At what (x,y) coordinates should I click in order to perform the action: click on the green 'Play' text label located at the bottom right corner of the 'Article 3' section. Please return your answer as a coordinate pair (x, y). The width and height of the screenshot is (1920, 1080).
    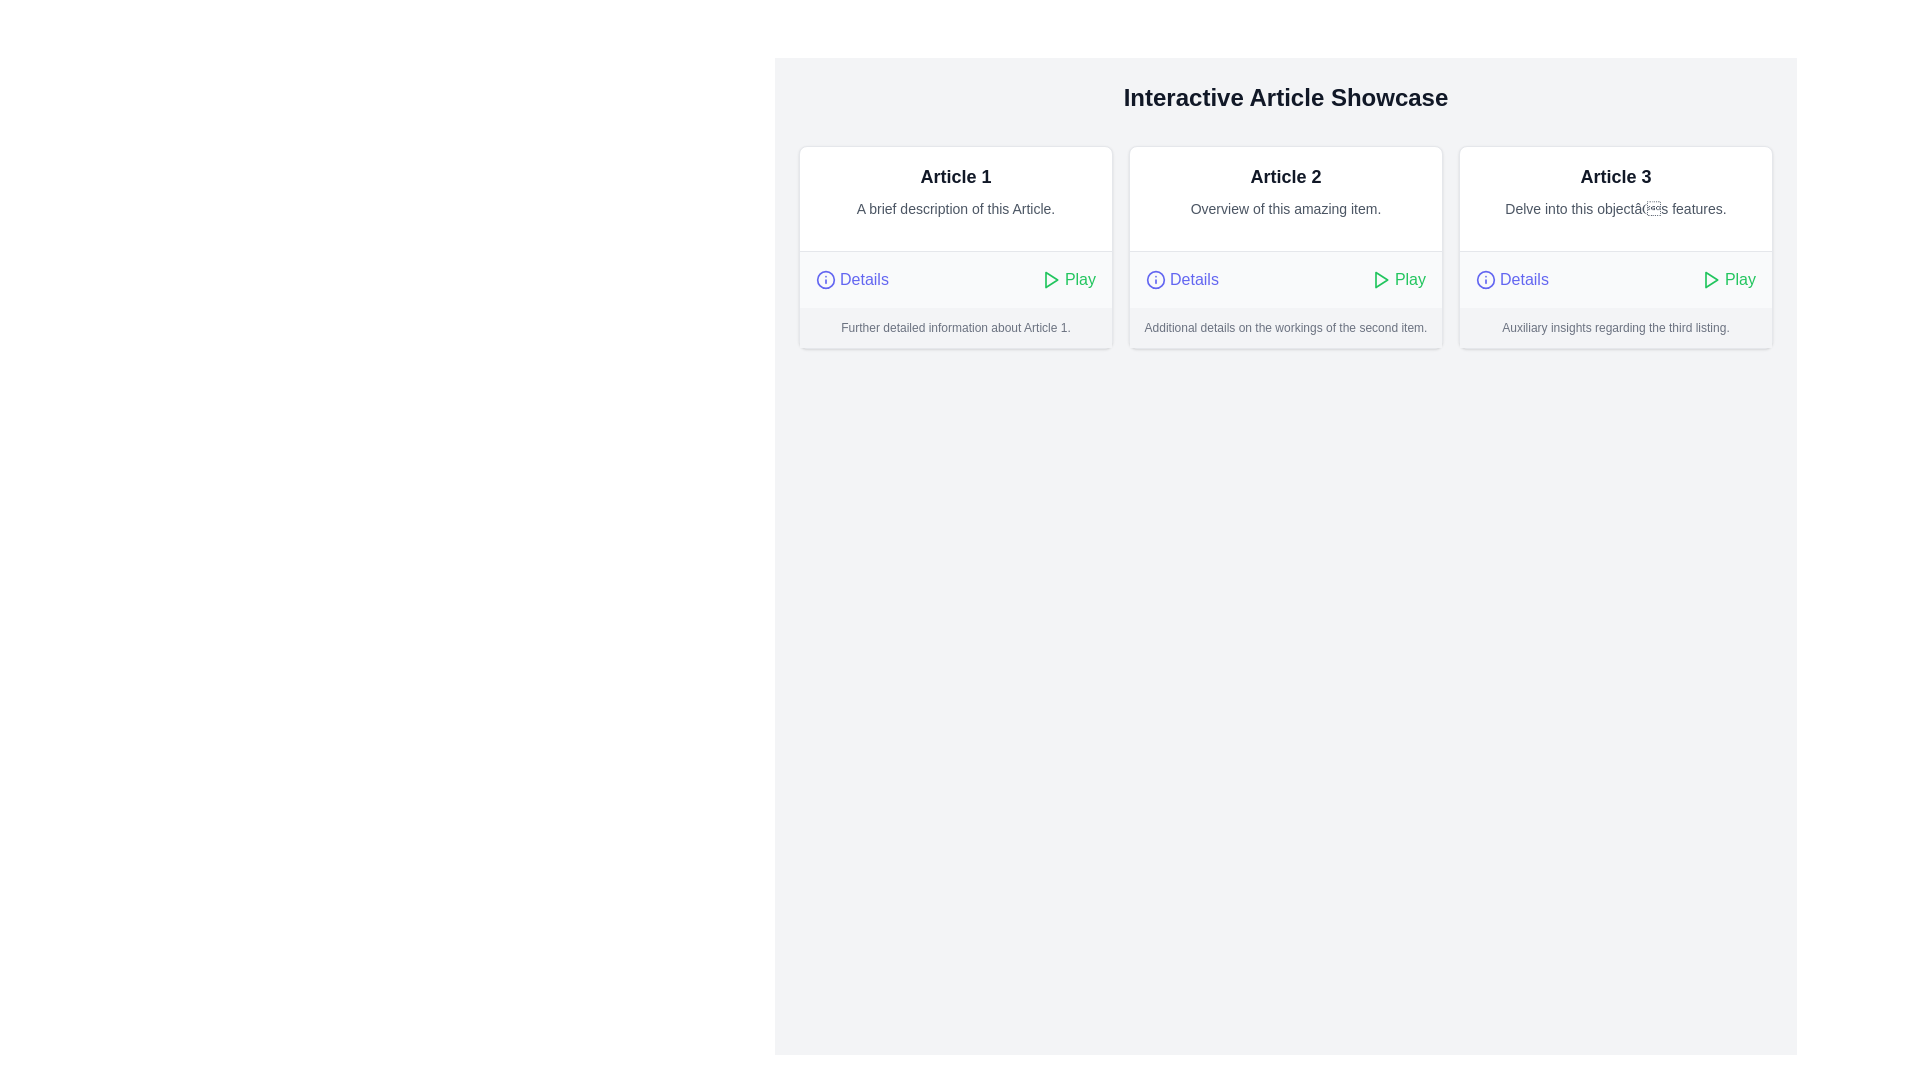
    Looking at the image, I should click on (1739, 280).